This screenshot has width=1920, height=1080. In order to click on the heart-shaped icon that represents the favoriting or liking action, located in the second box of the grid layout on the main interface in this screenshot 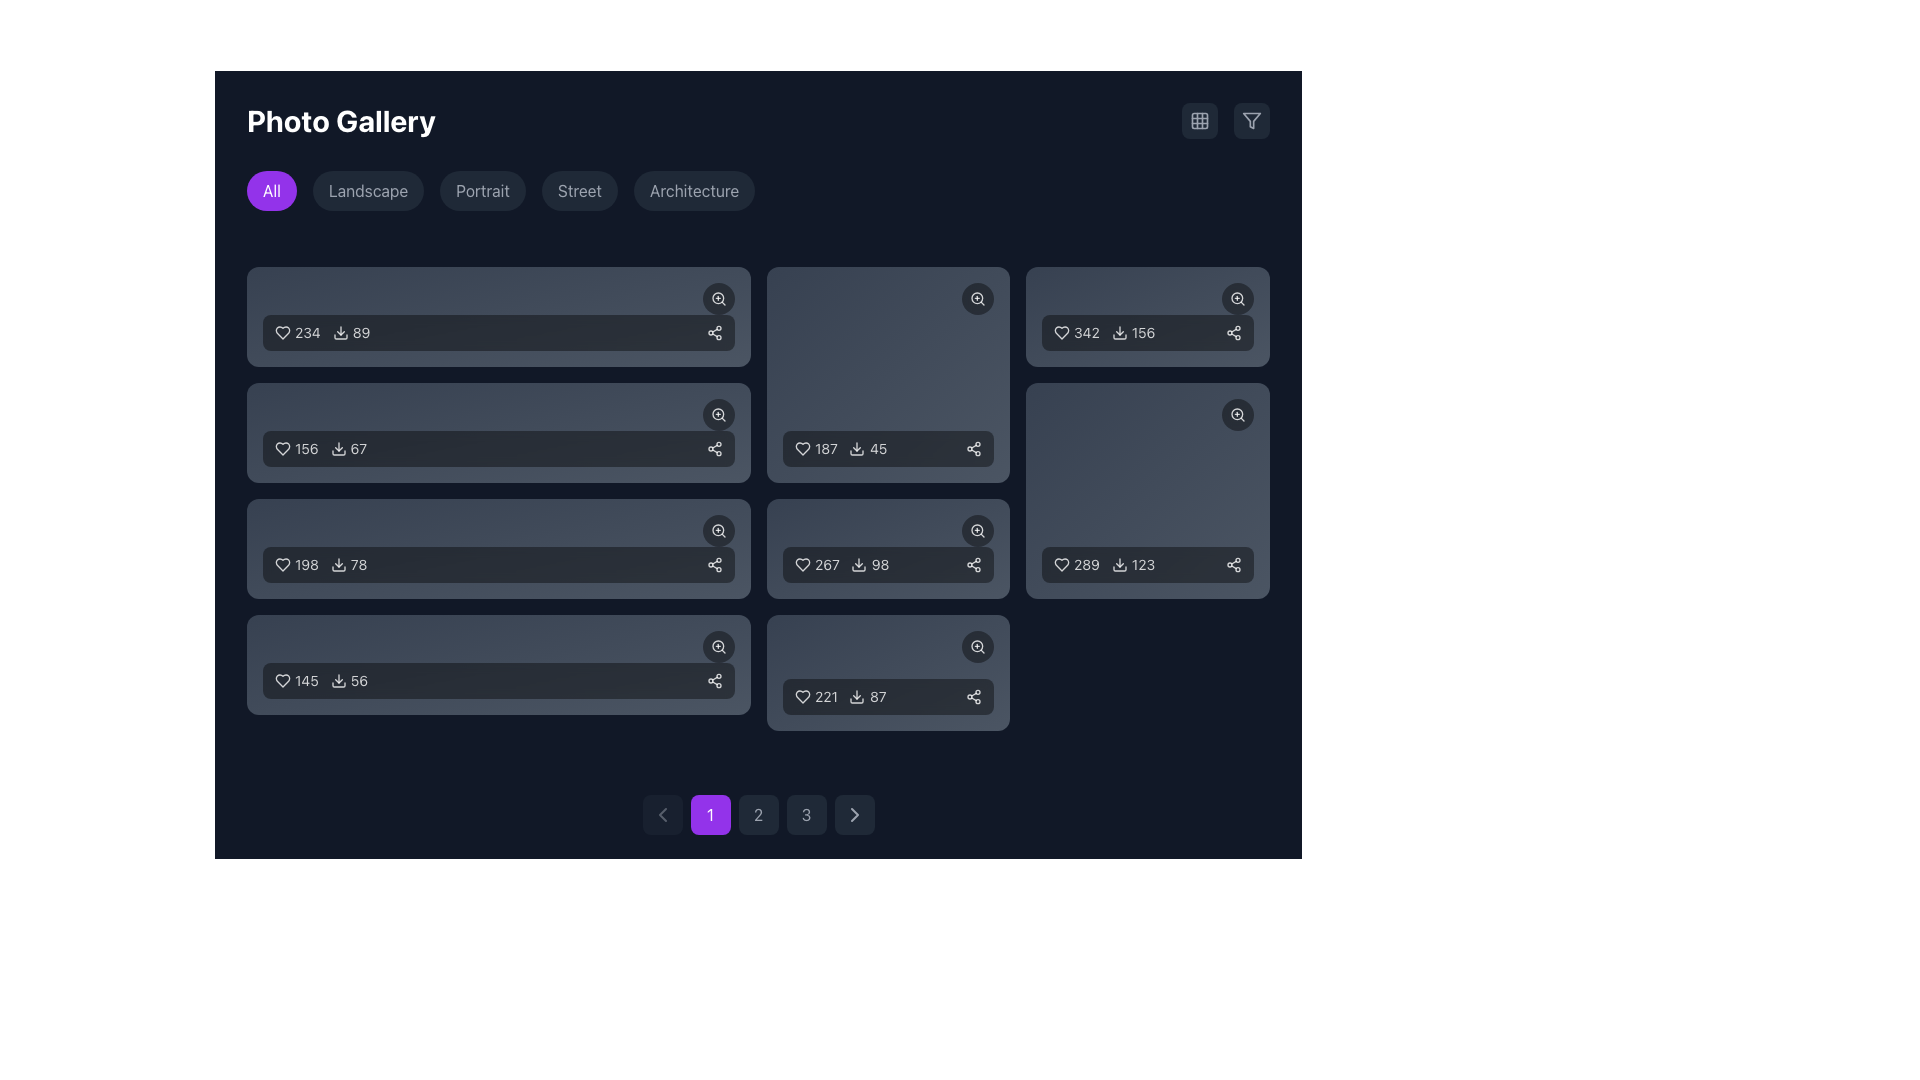, I will do `click(282, 447)`.